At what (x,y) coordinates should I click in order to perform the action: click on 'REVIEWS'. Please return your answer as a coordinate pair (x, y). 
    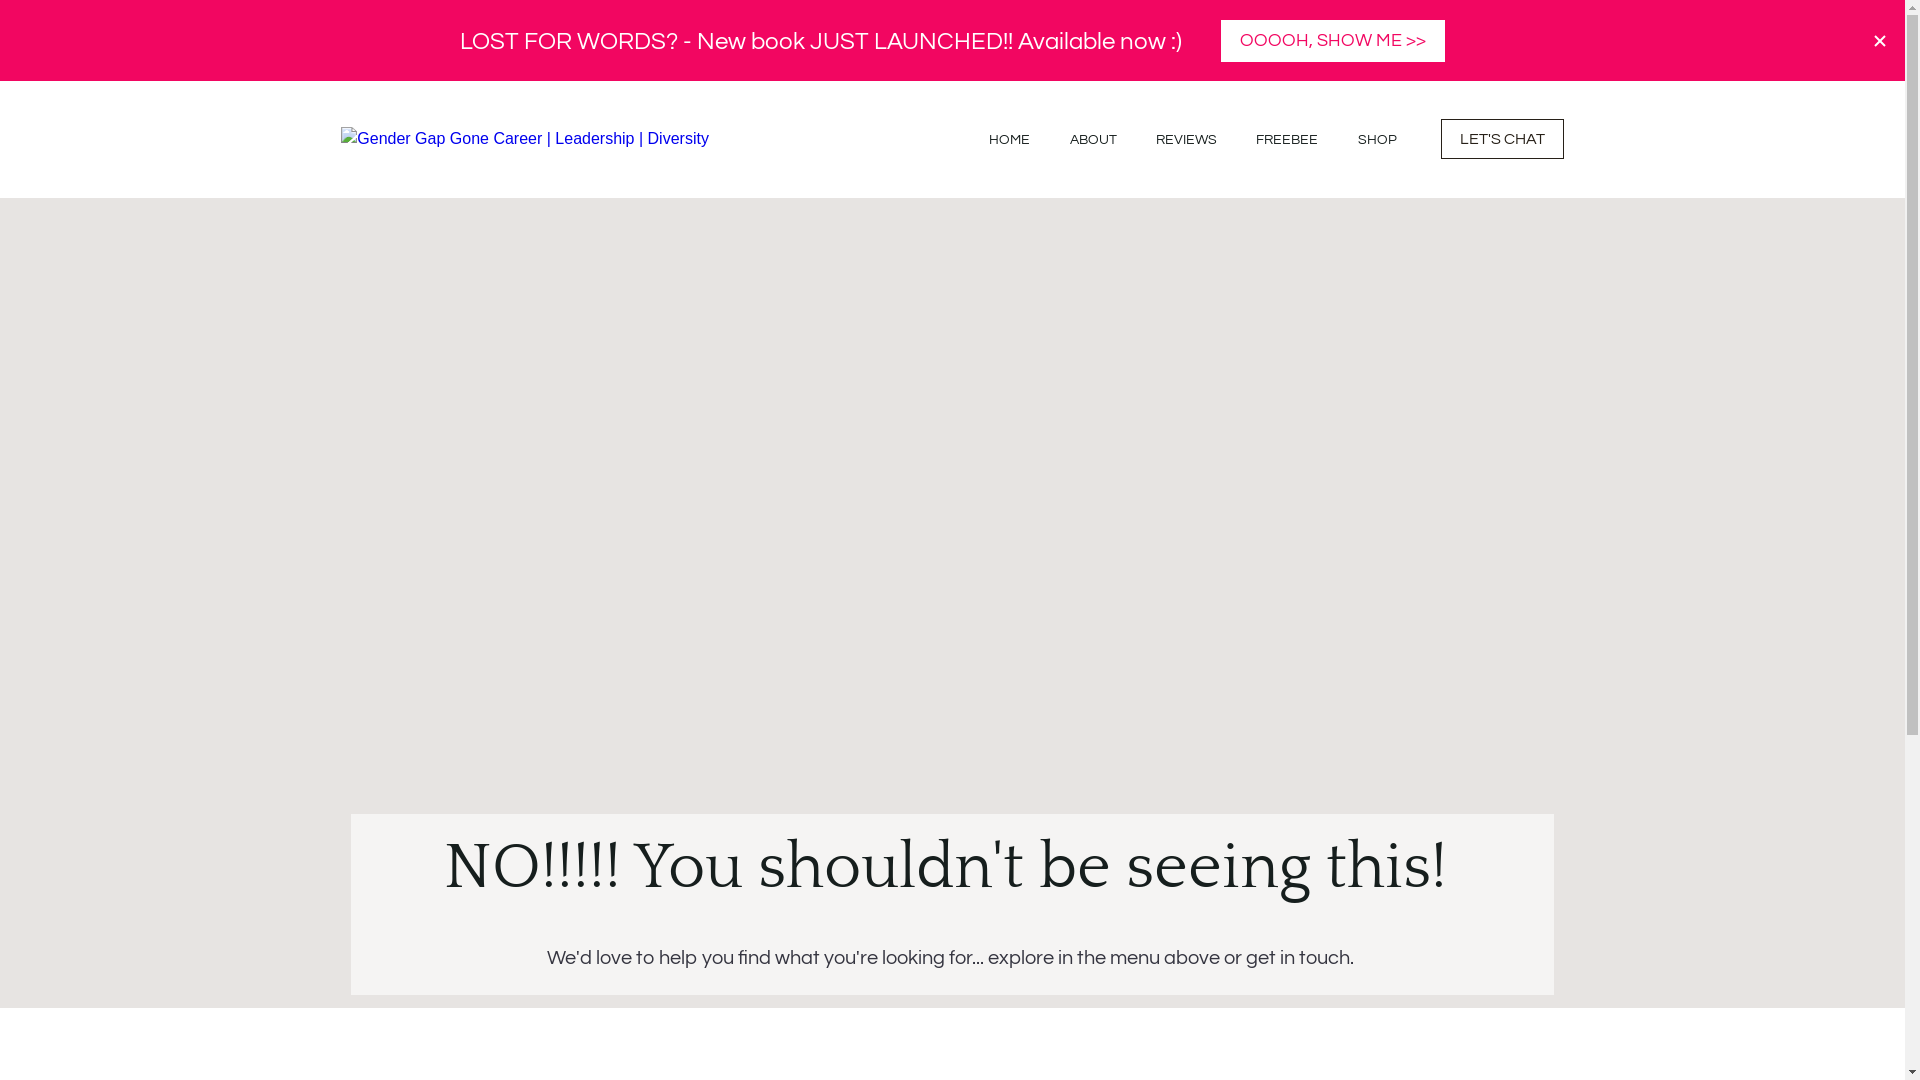
    Looking at the image, I should click on (1186, 138).